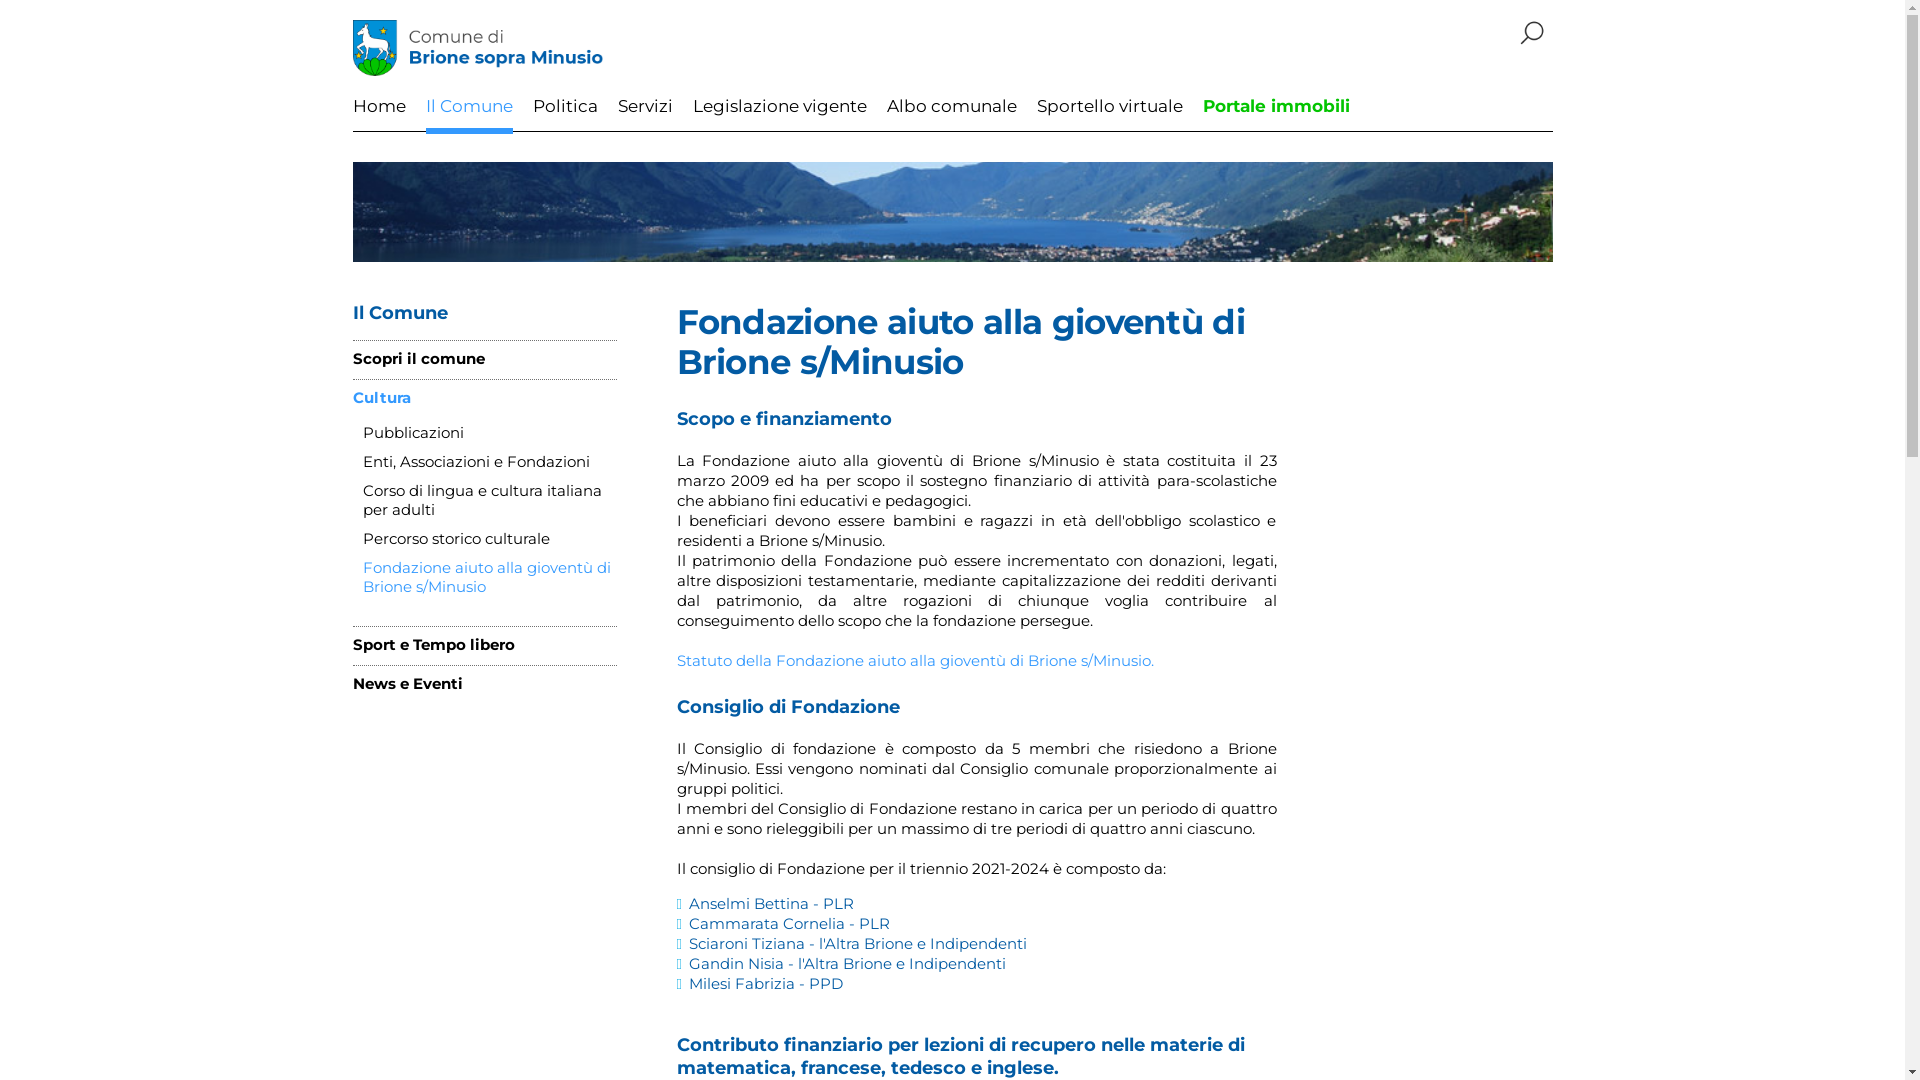  I want to click on 'Scopri il comune', so click(416, 357).